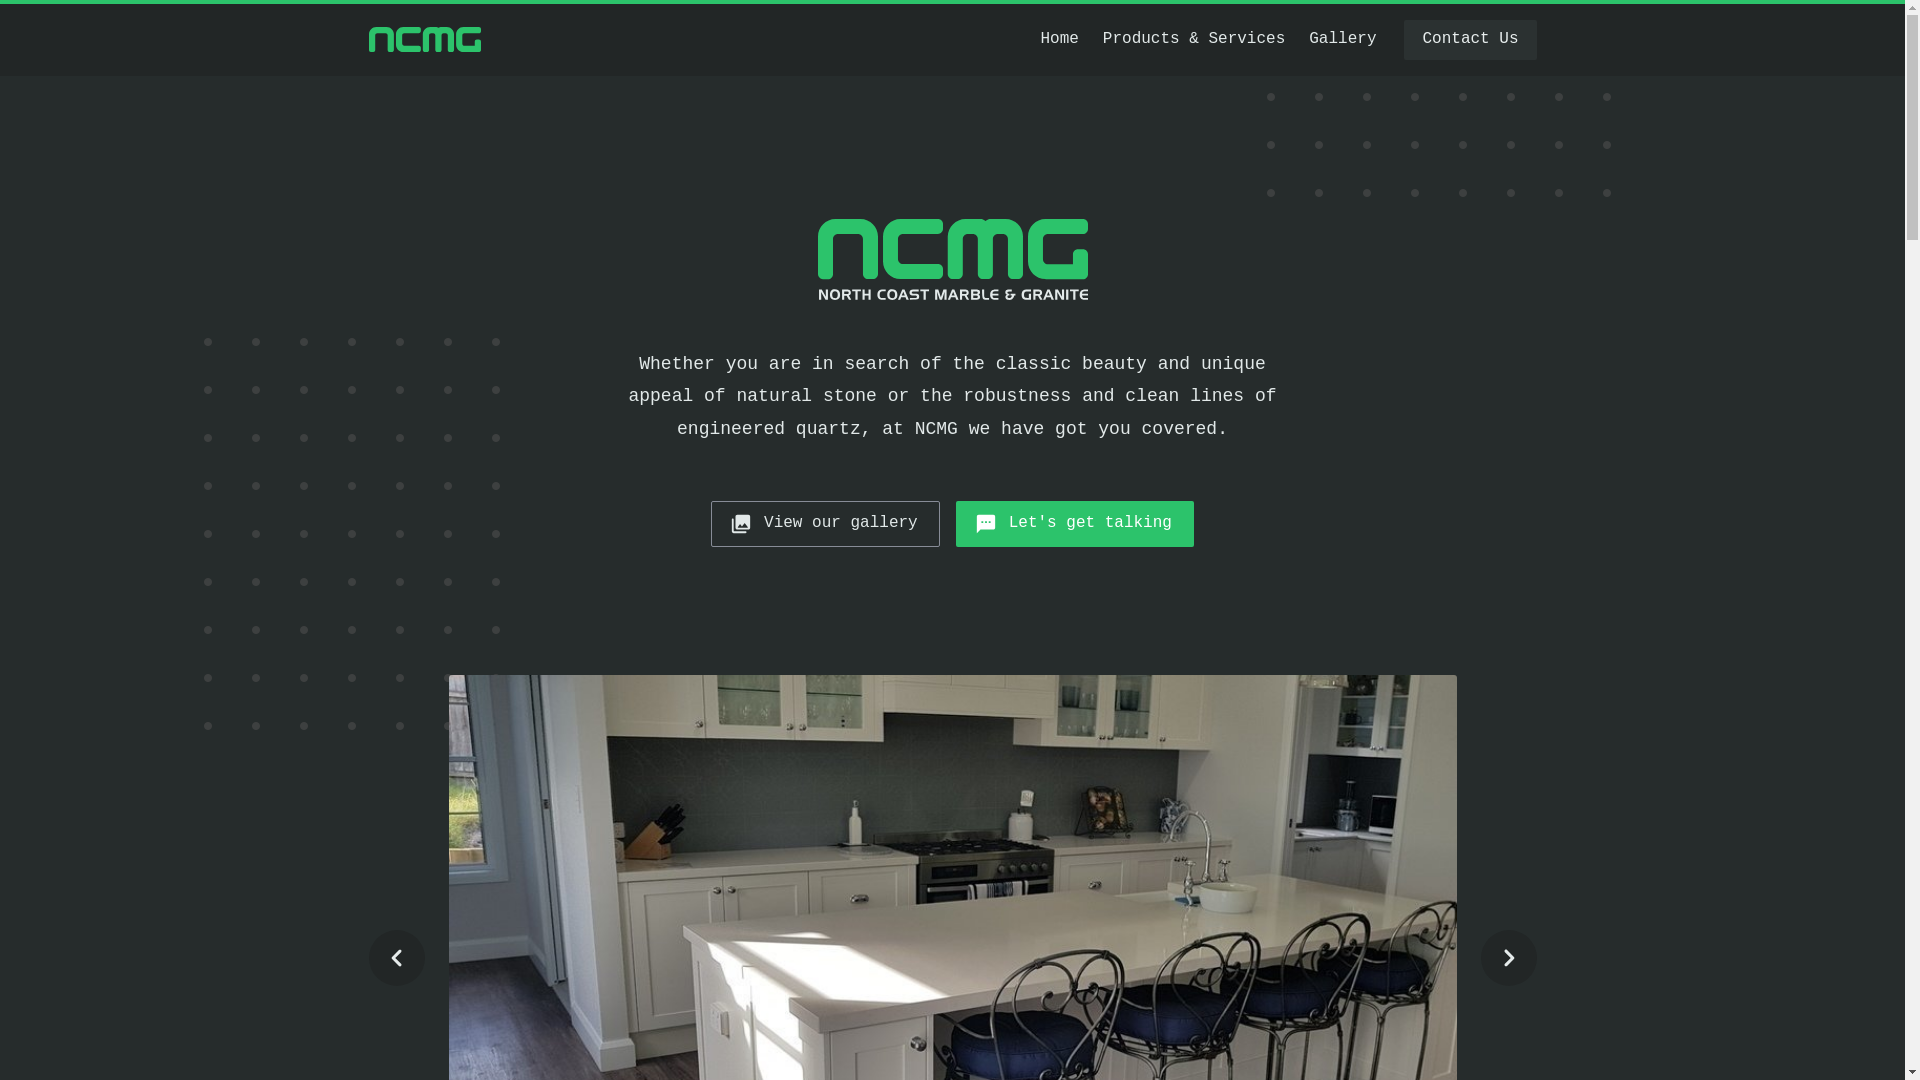 The image size is (1920, 1080). Describe the element at coordinates (825, 523) in the screenshot. I see `'View our gallery'` at that location.